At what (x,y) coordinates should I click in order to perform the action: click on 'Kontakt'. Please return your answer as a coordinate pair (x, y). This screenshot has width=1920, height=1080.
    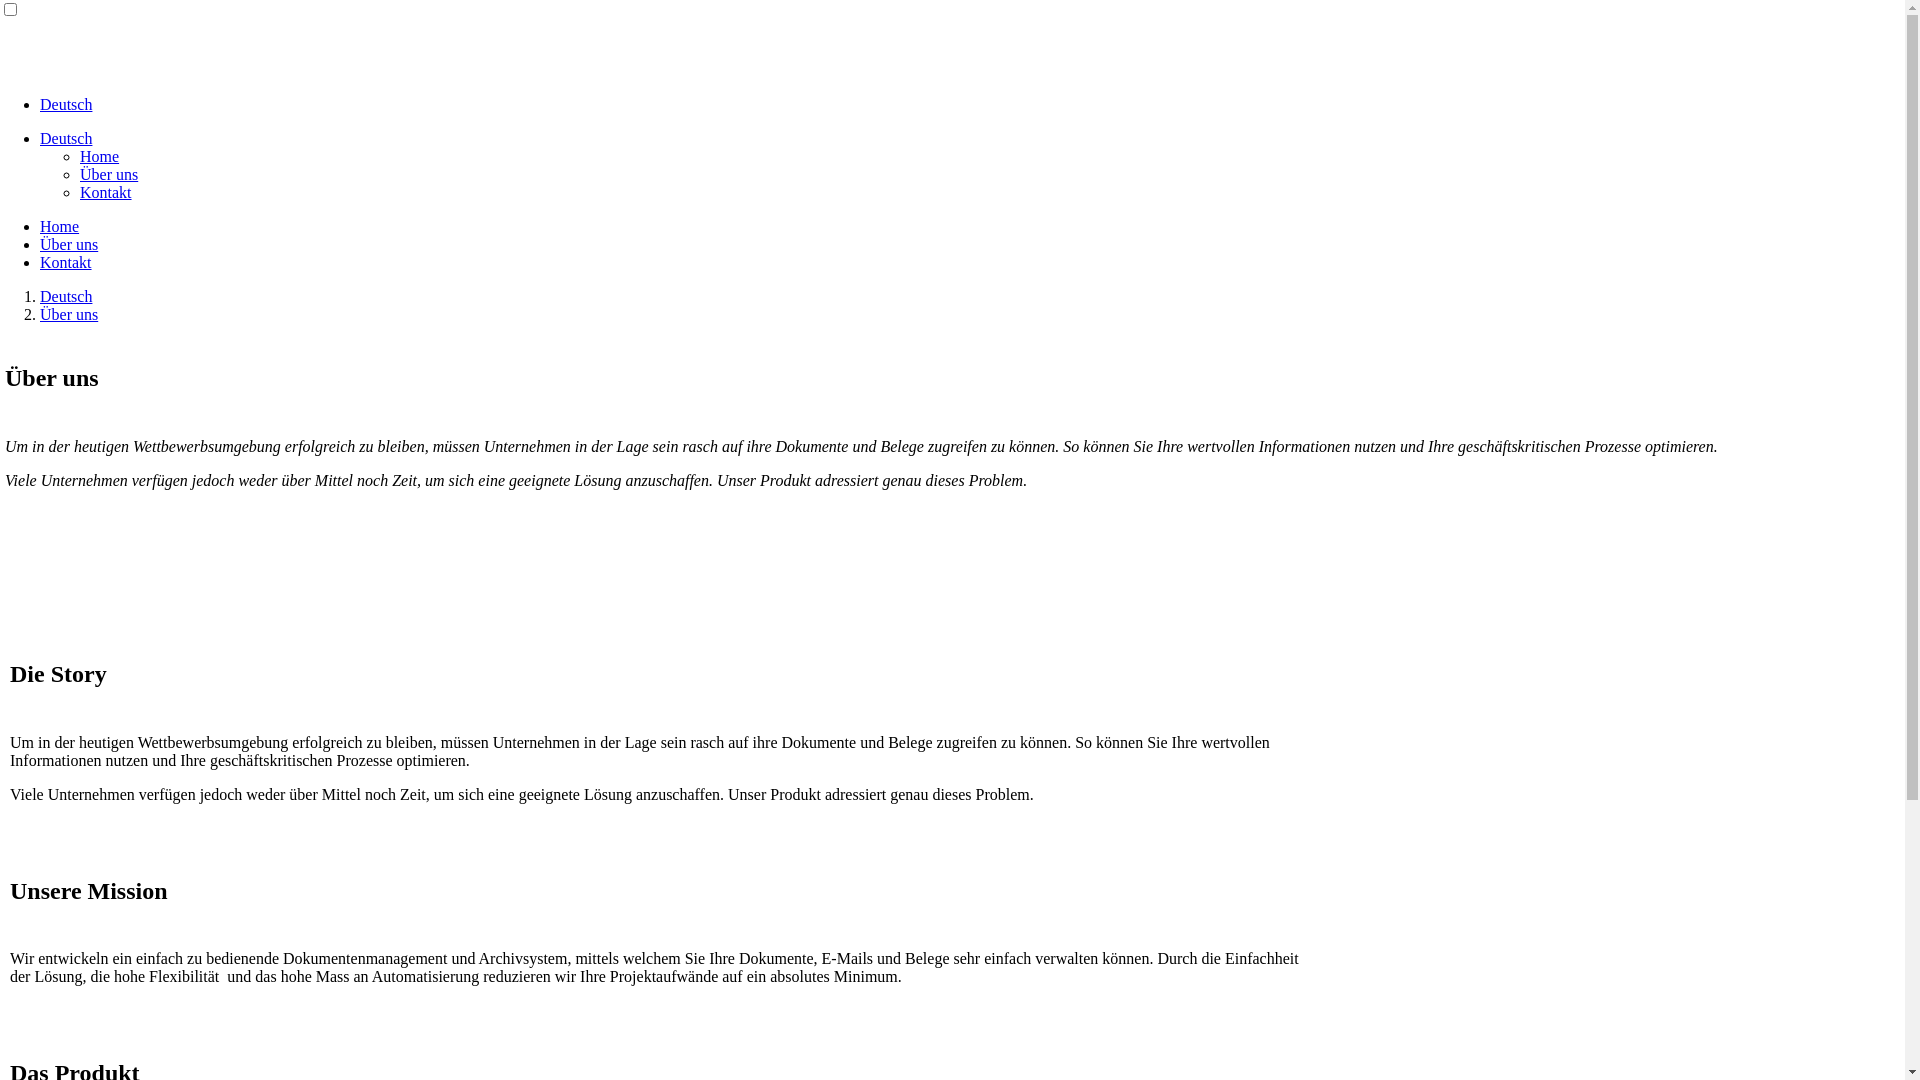
    Looking at the image, I should click on (80, 192).